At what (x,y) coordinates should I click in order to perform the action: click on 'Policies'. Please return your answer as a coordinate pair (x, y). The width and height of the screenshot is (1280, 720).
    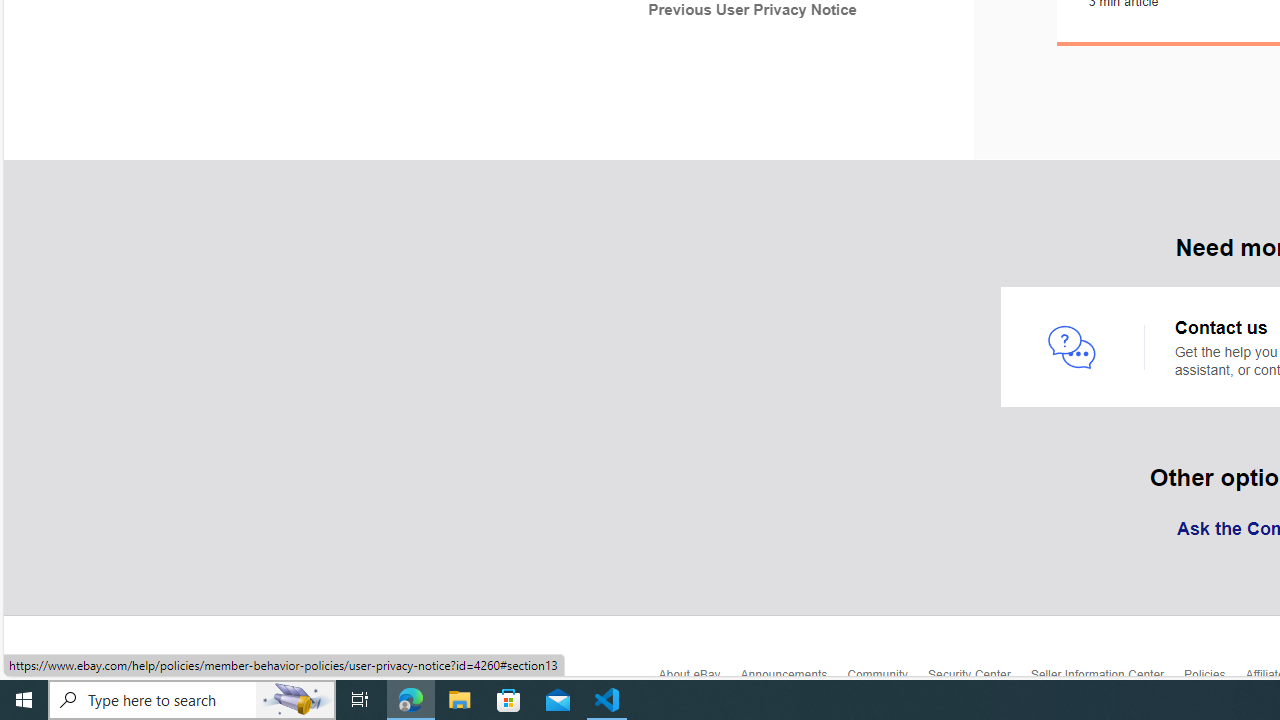
    Looking at the image, I should click on (1213, 678).